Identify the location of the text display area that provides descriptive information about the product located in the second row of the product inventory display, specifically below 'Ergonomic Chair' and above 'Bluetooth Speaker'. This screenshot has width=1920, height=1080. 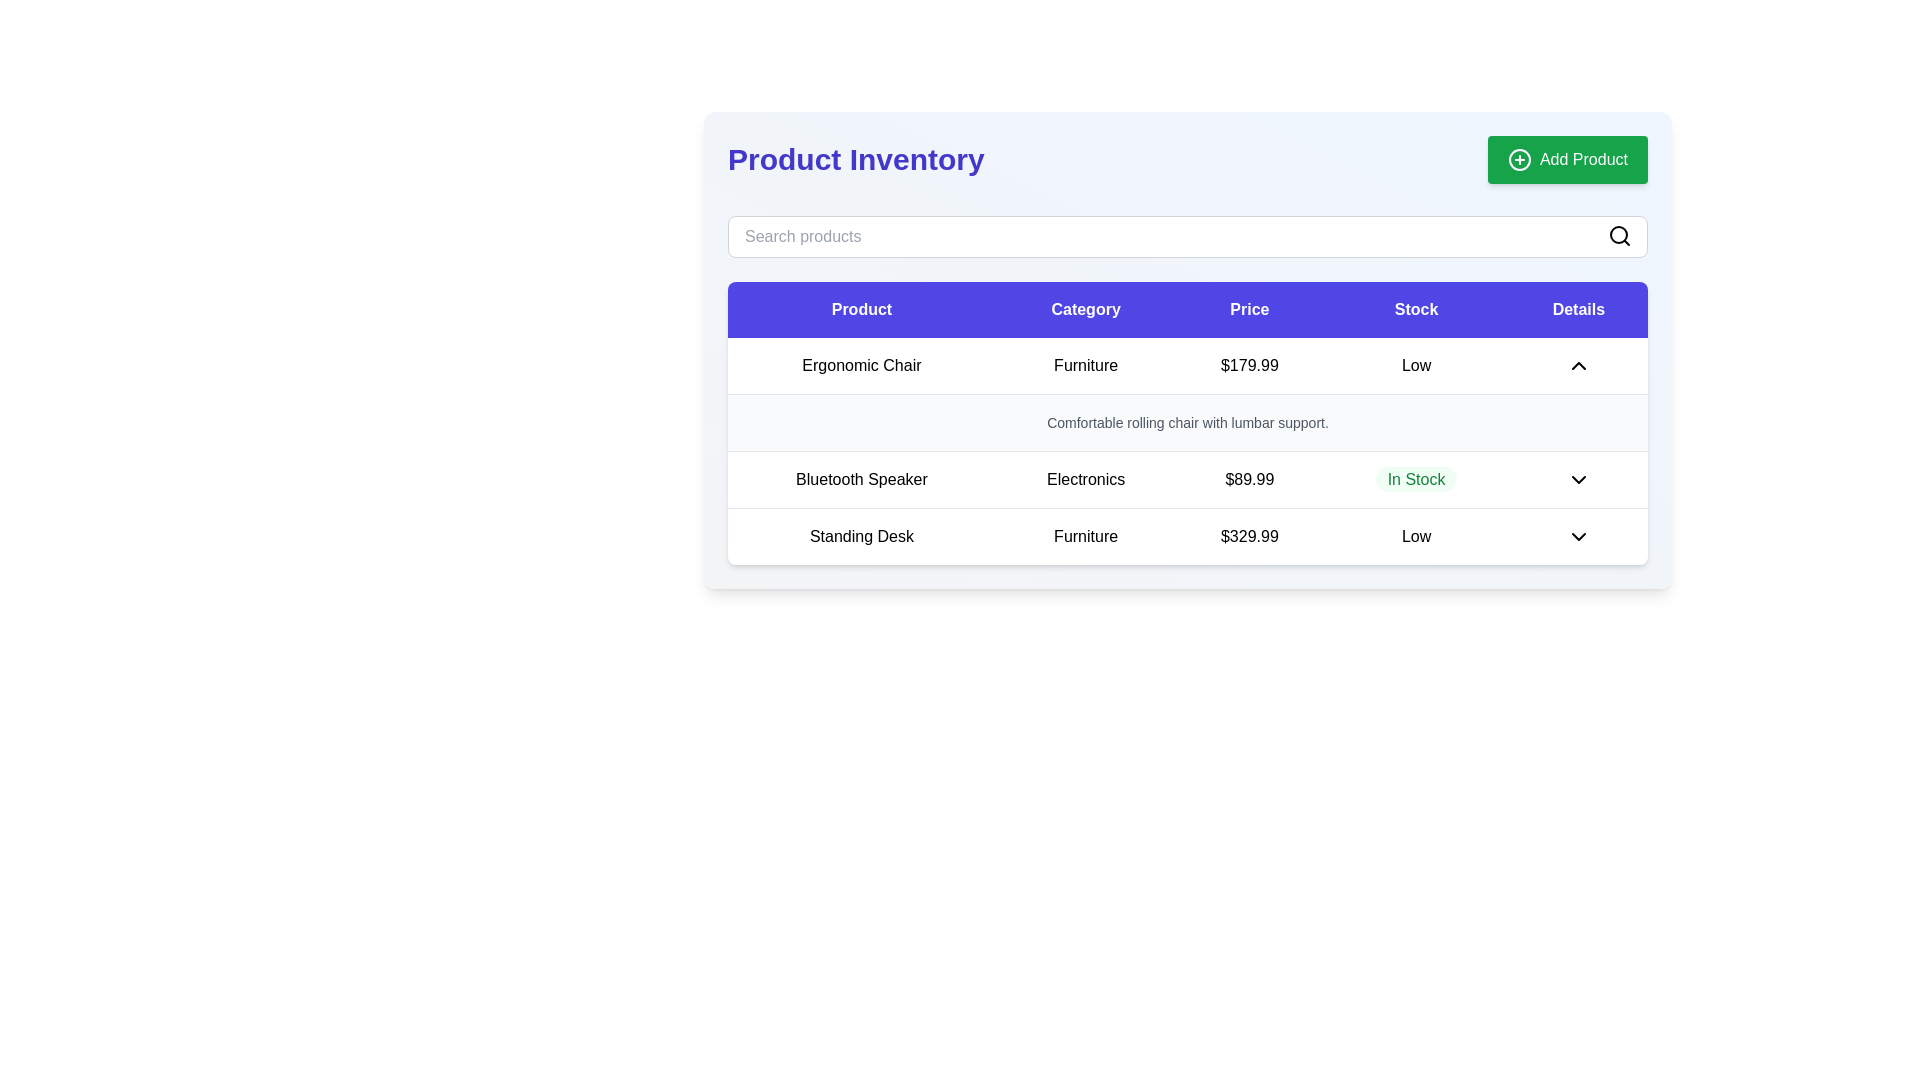
(1188, 422).